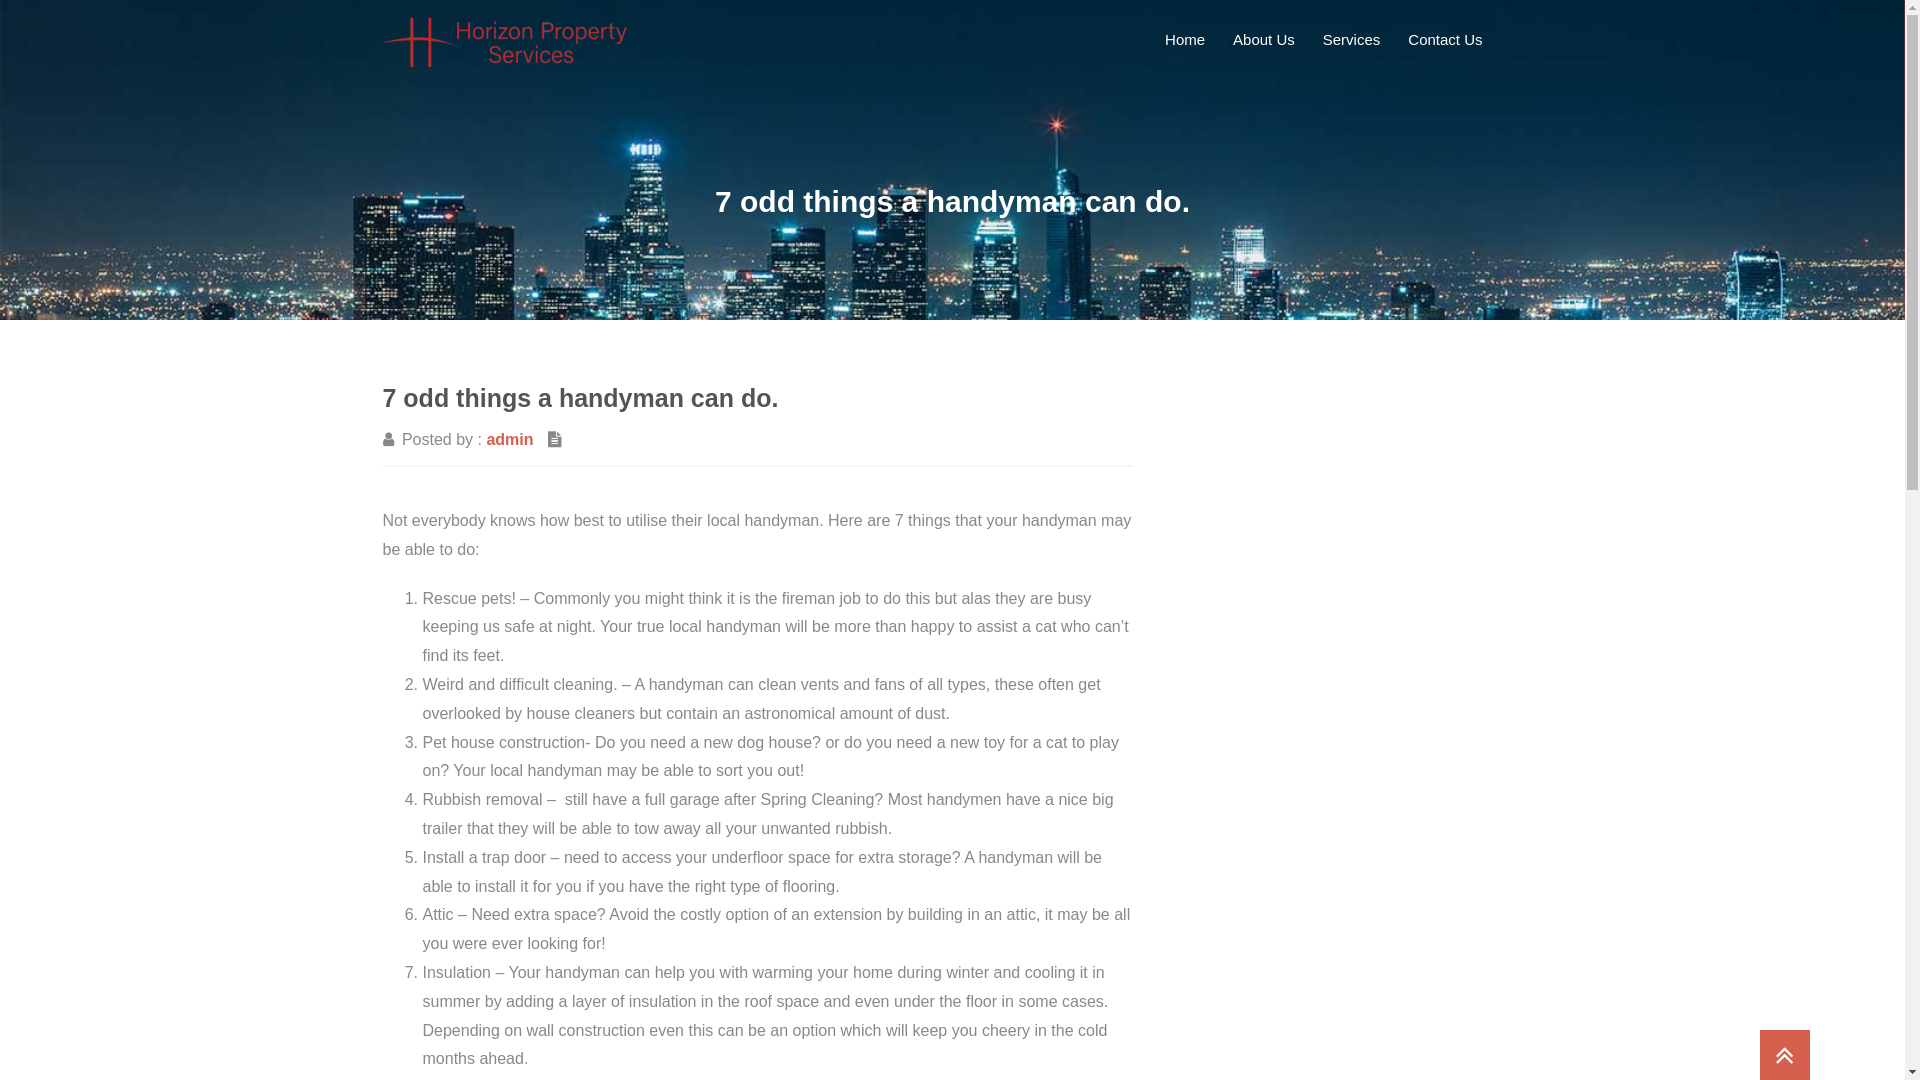  Describe the element at coordinates (1444, 39) in the screenshot. I see `'Contact Us'` at that location.